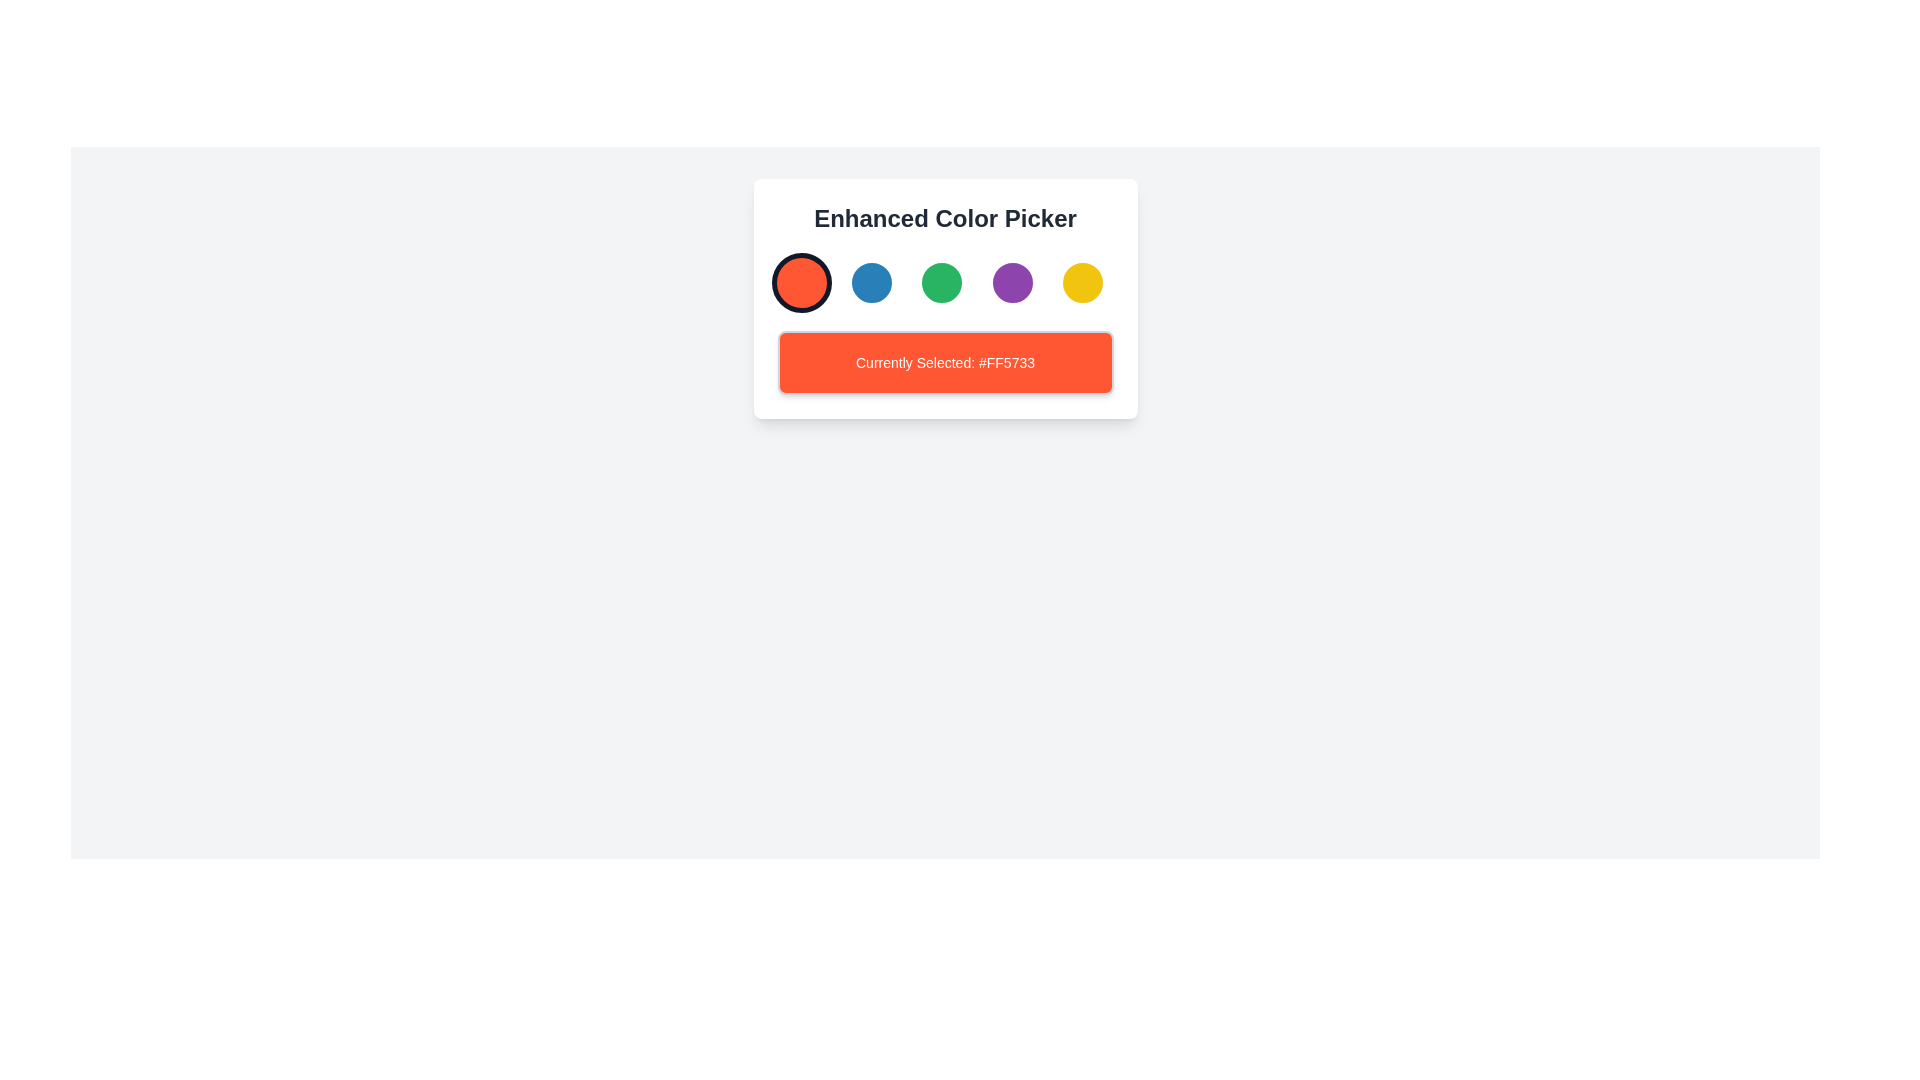  Describe the element at coordinates (1012, 282) in the screenshot. I see `the fourth button in a row of five buttons to confirm the selection of the purple color` at that location.